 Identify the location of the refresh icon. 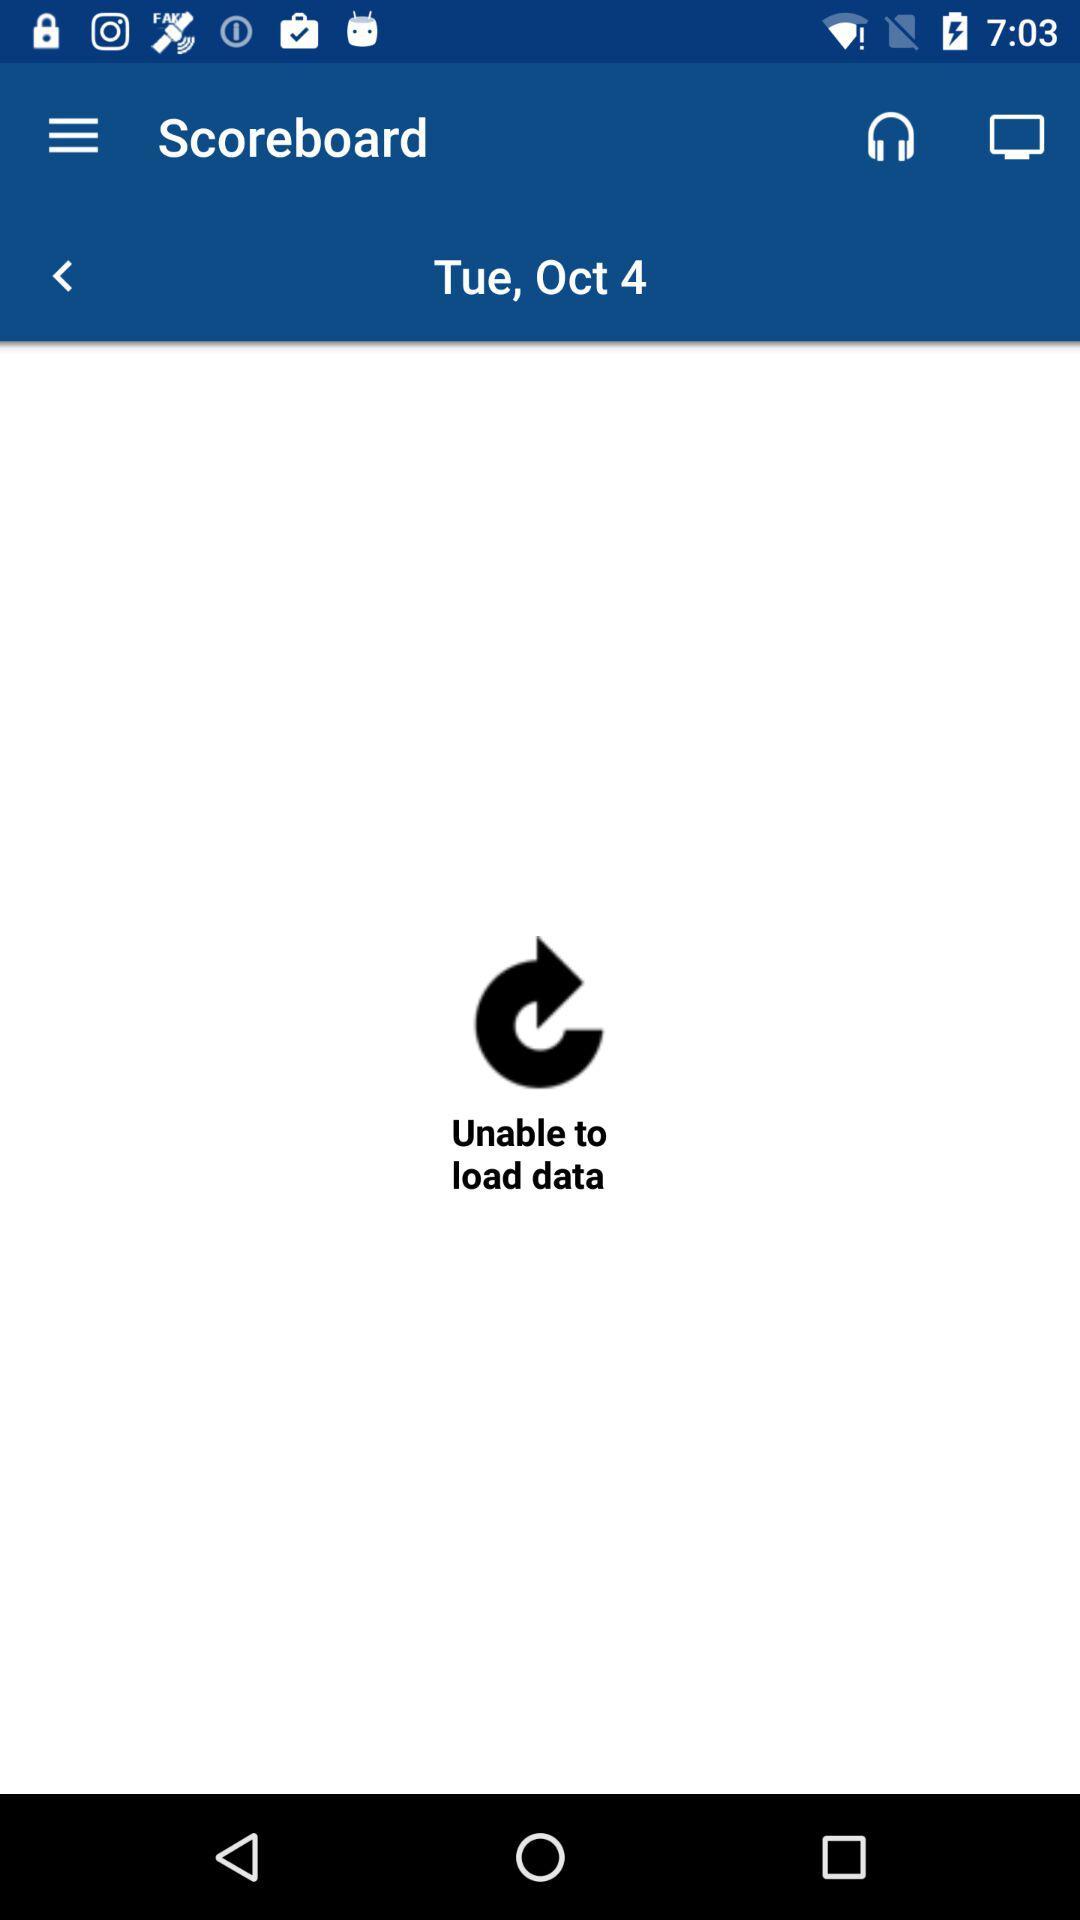
(538, 1021).